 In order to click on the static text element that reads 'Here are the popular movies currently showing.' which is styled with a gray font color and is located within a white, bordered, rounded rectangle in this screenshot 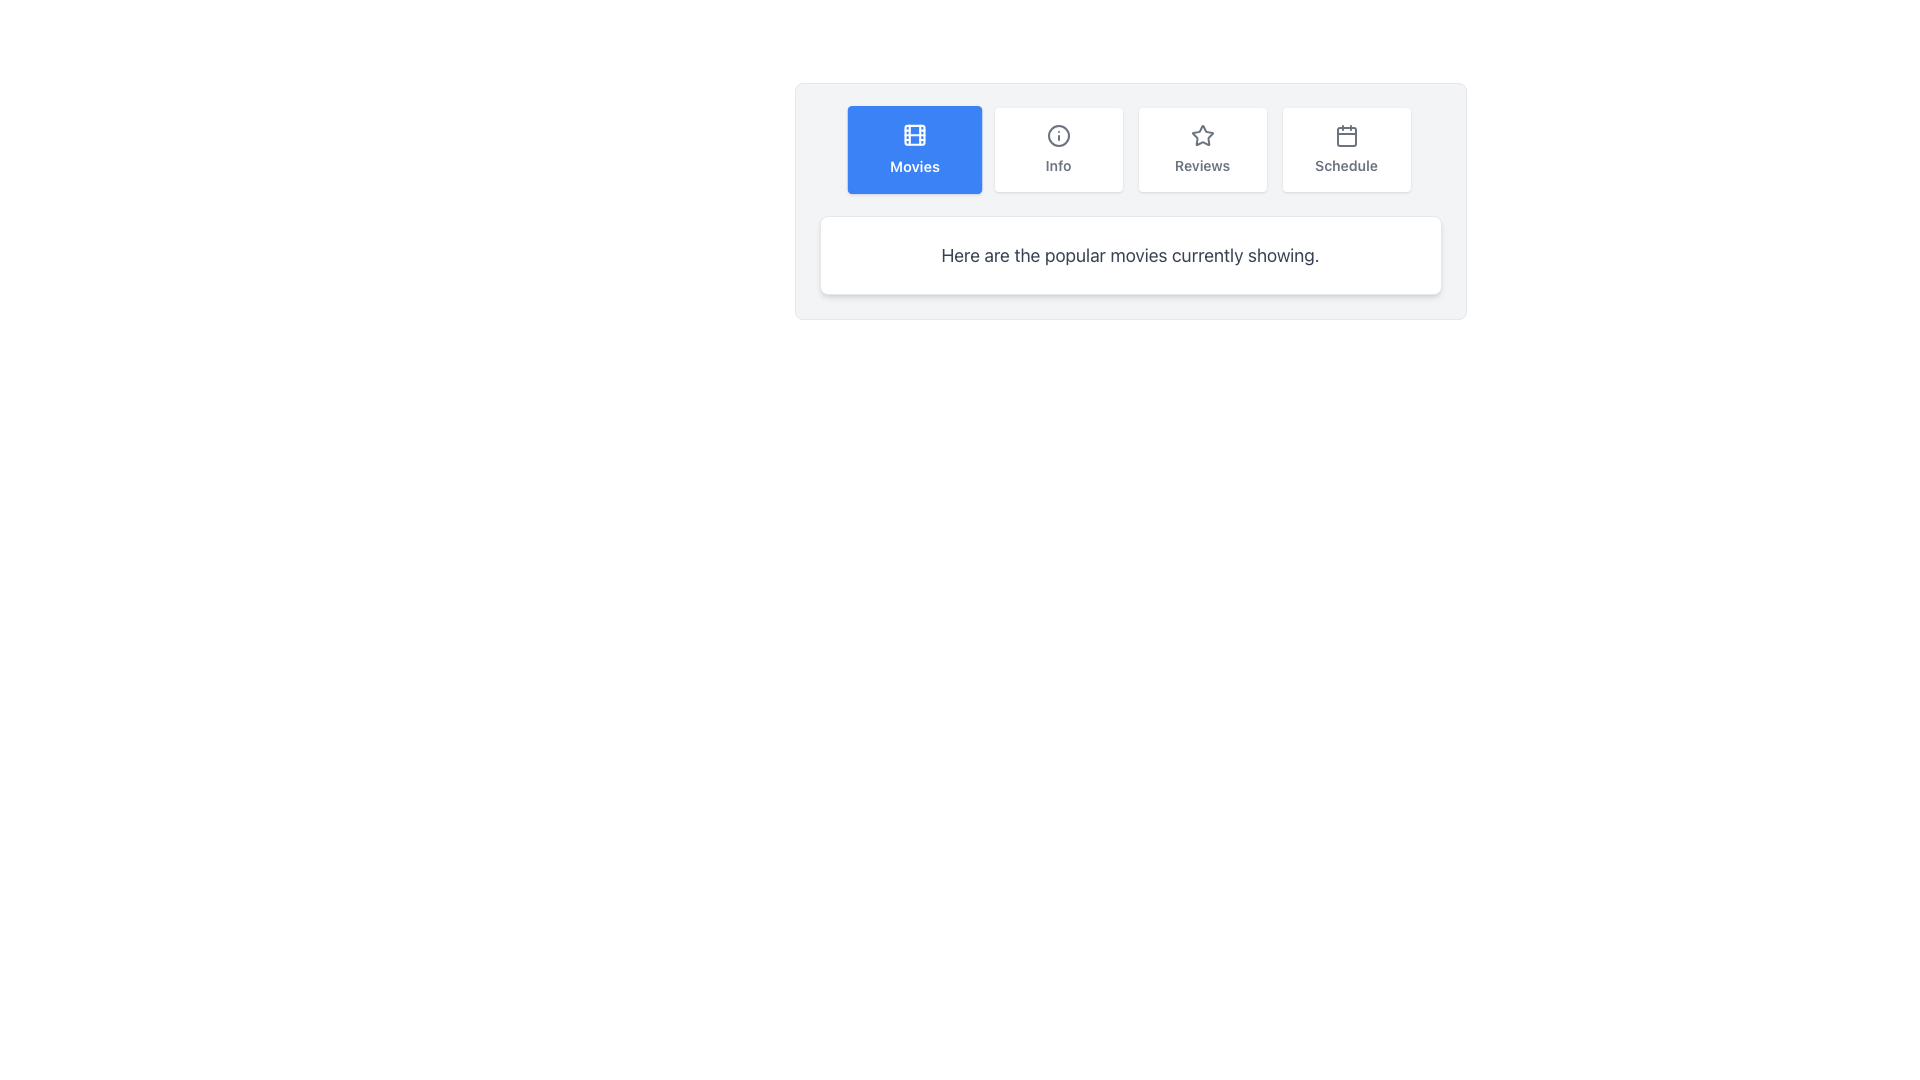, I will do `click(1130, 254)`.